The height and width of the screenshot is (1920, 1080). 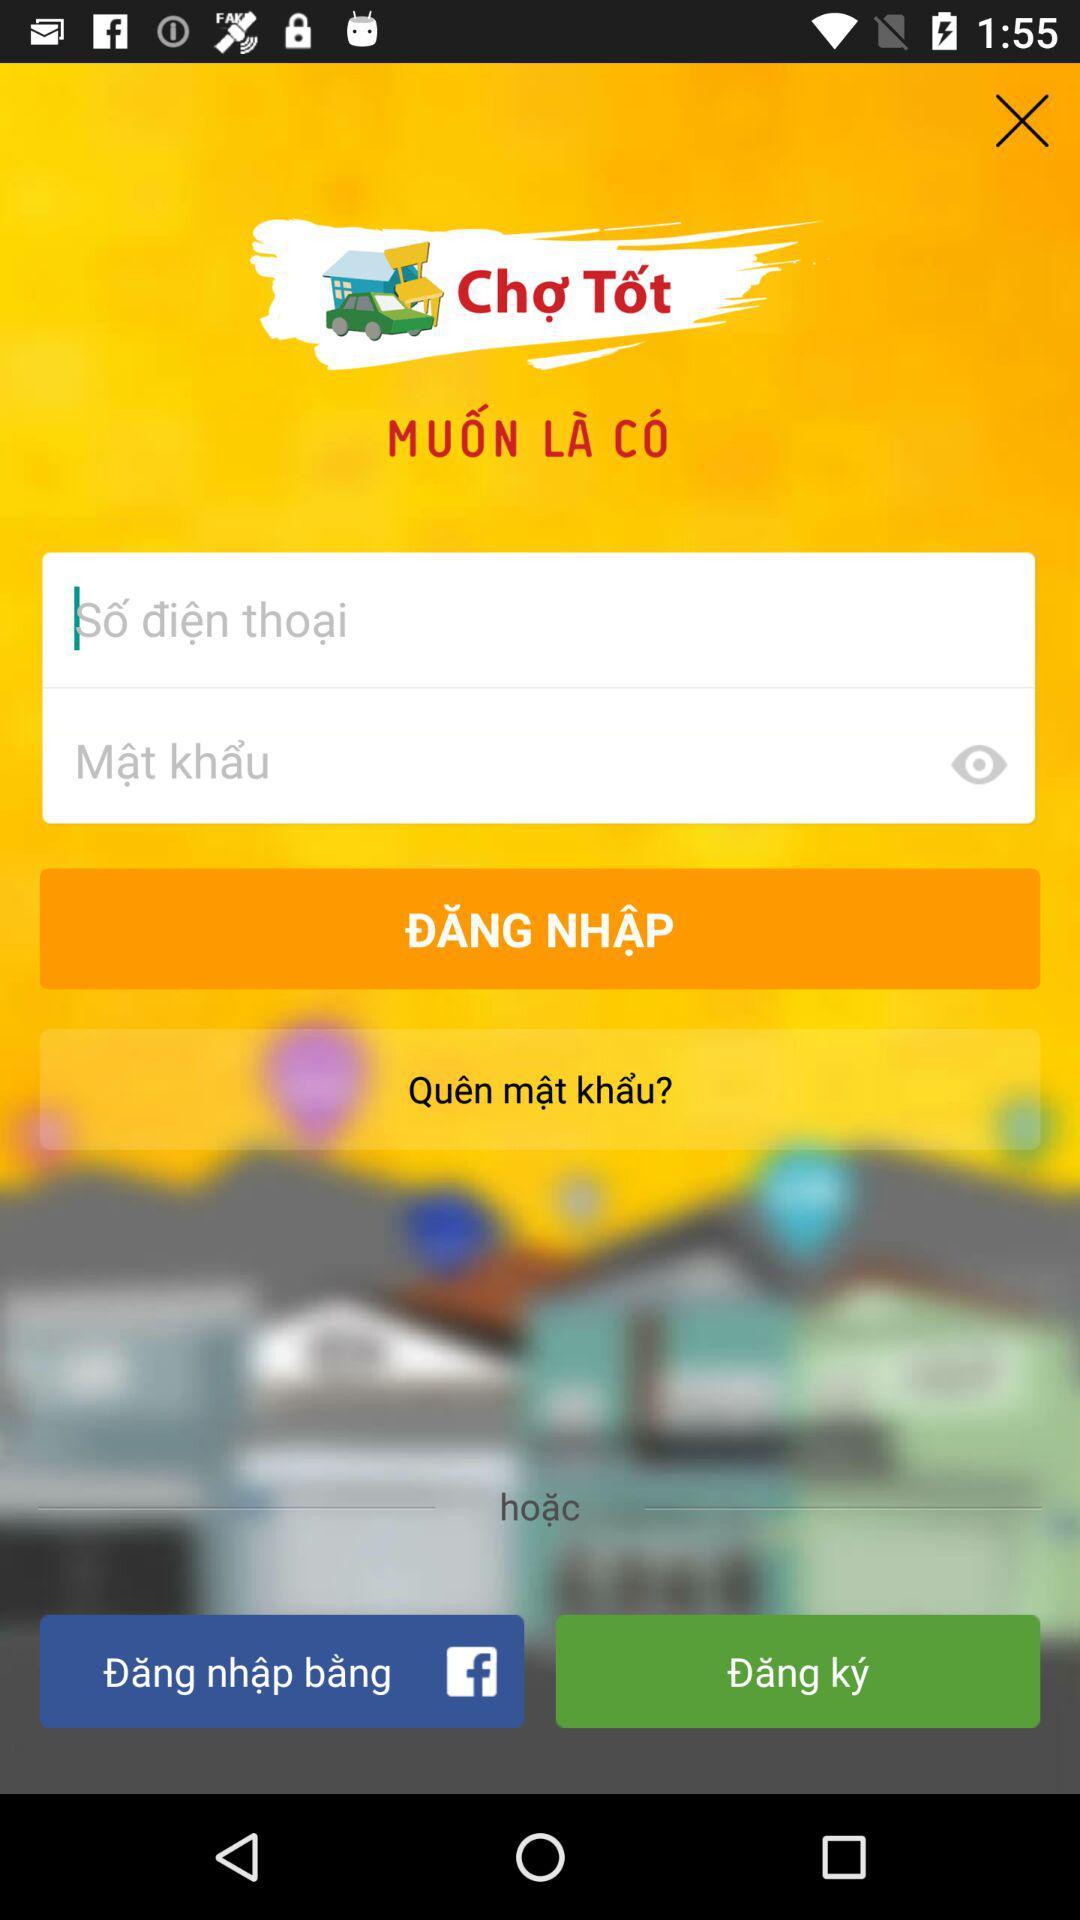 What do you see at coordinates (1022, 119) in the screenshot?
I see `the close icon` at bounding box center [1022, 119].